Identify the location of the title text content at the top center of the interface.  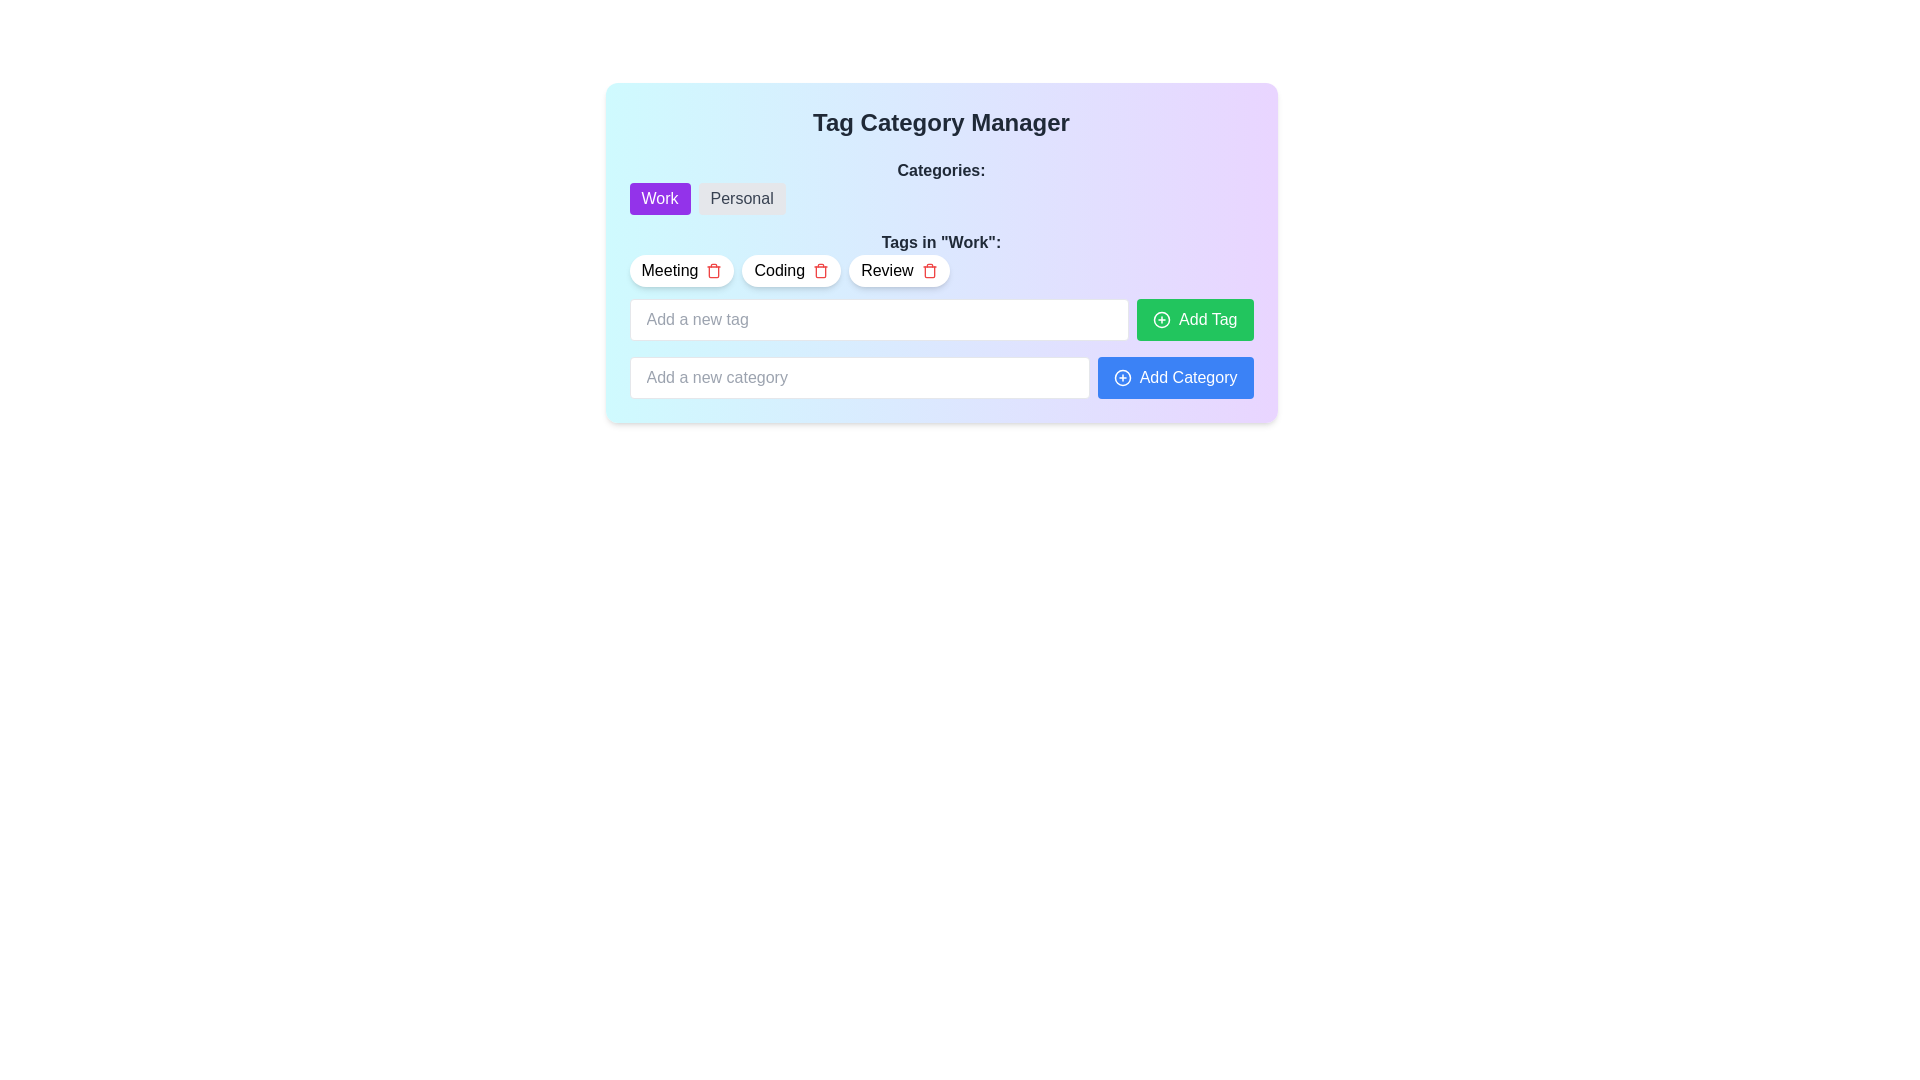
(940, 123).